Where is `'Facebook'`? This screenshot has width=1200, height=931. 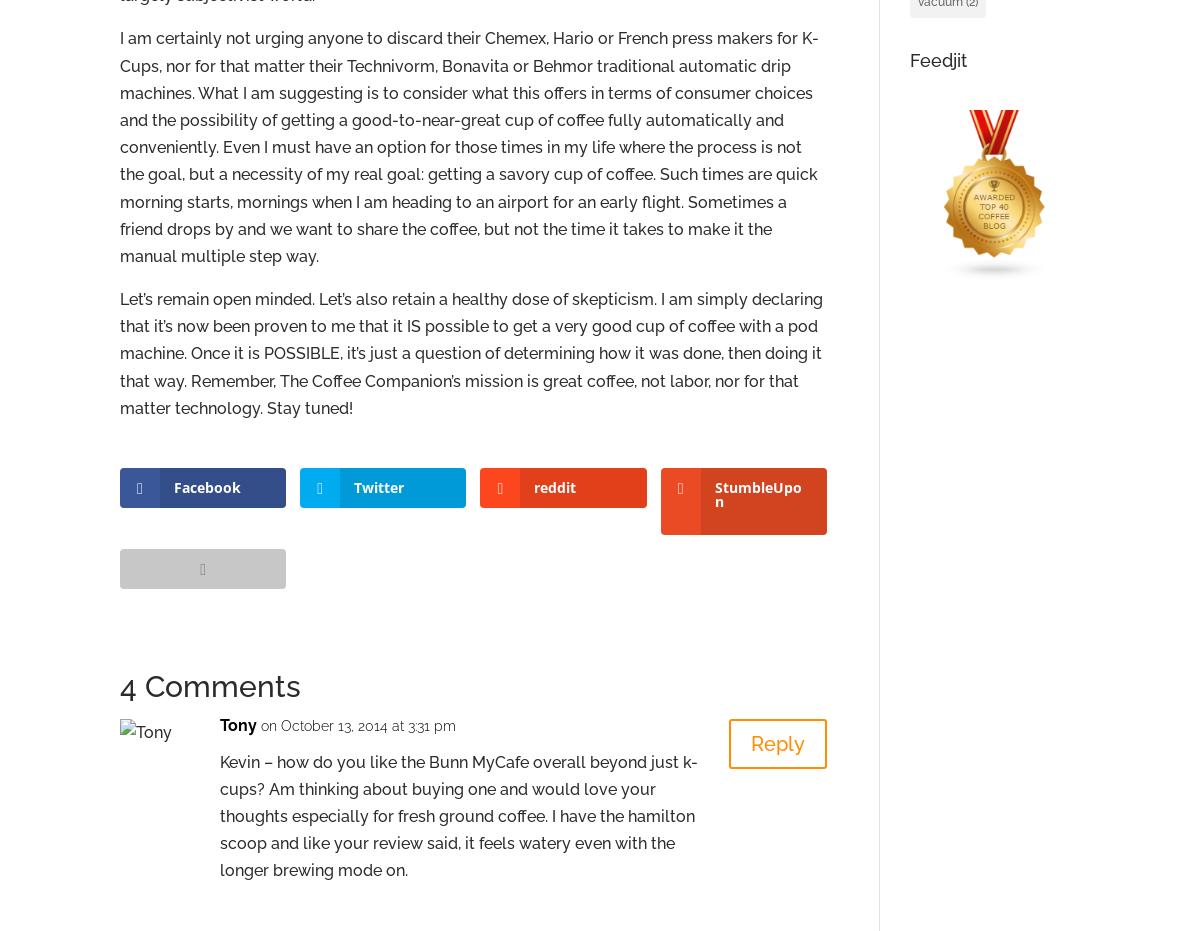 'Facebook' is located at coordinates (173, 487).